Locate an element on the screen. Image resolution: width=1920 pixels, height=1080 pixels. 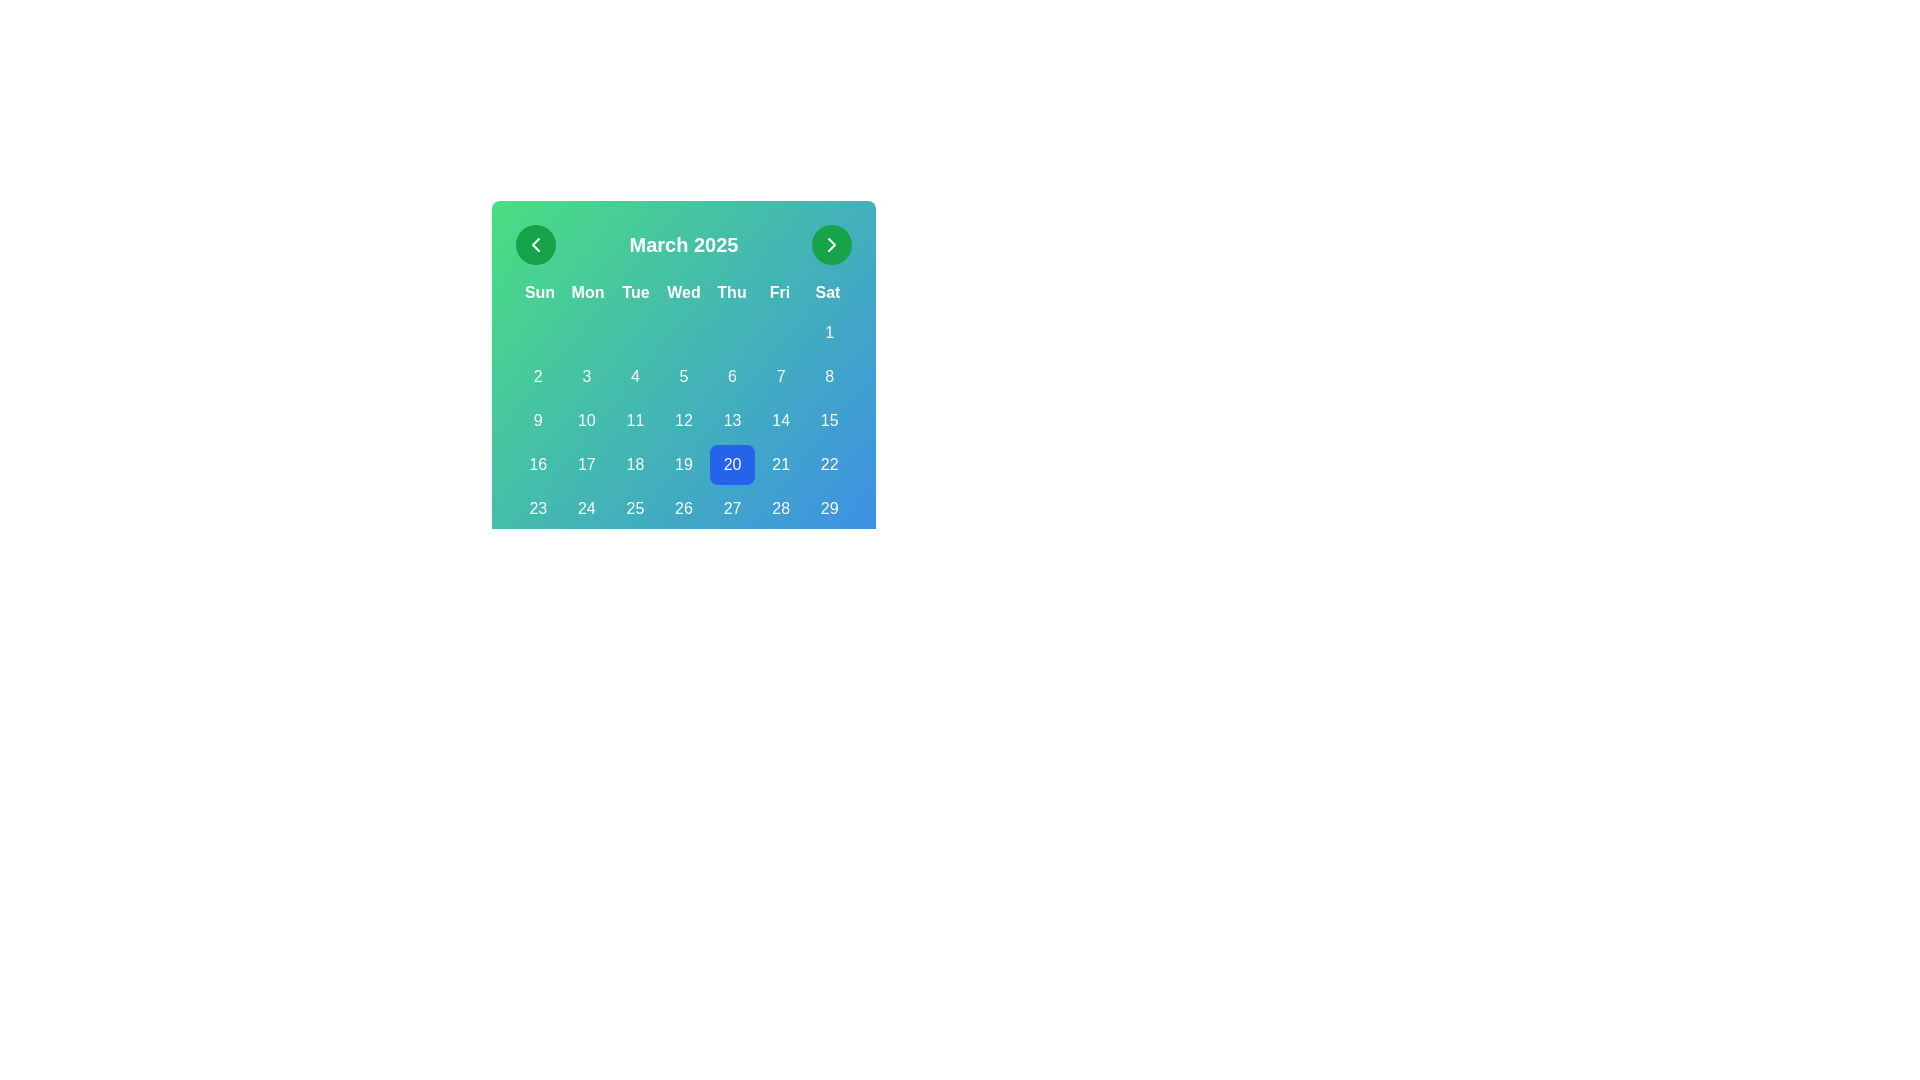
the circular button icon in the top-left corner of the calendar interface is located at coordinates (536, 244).